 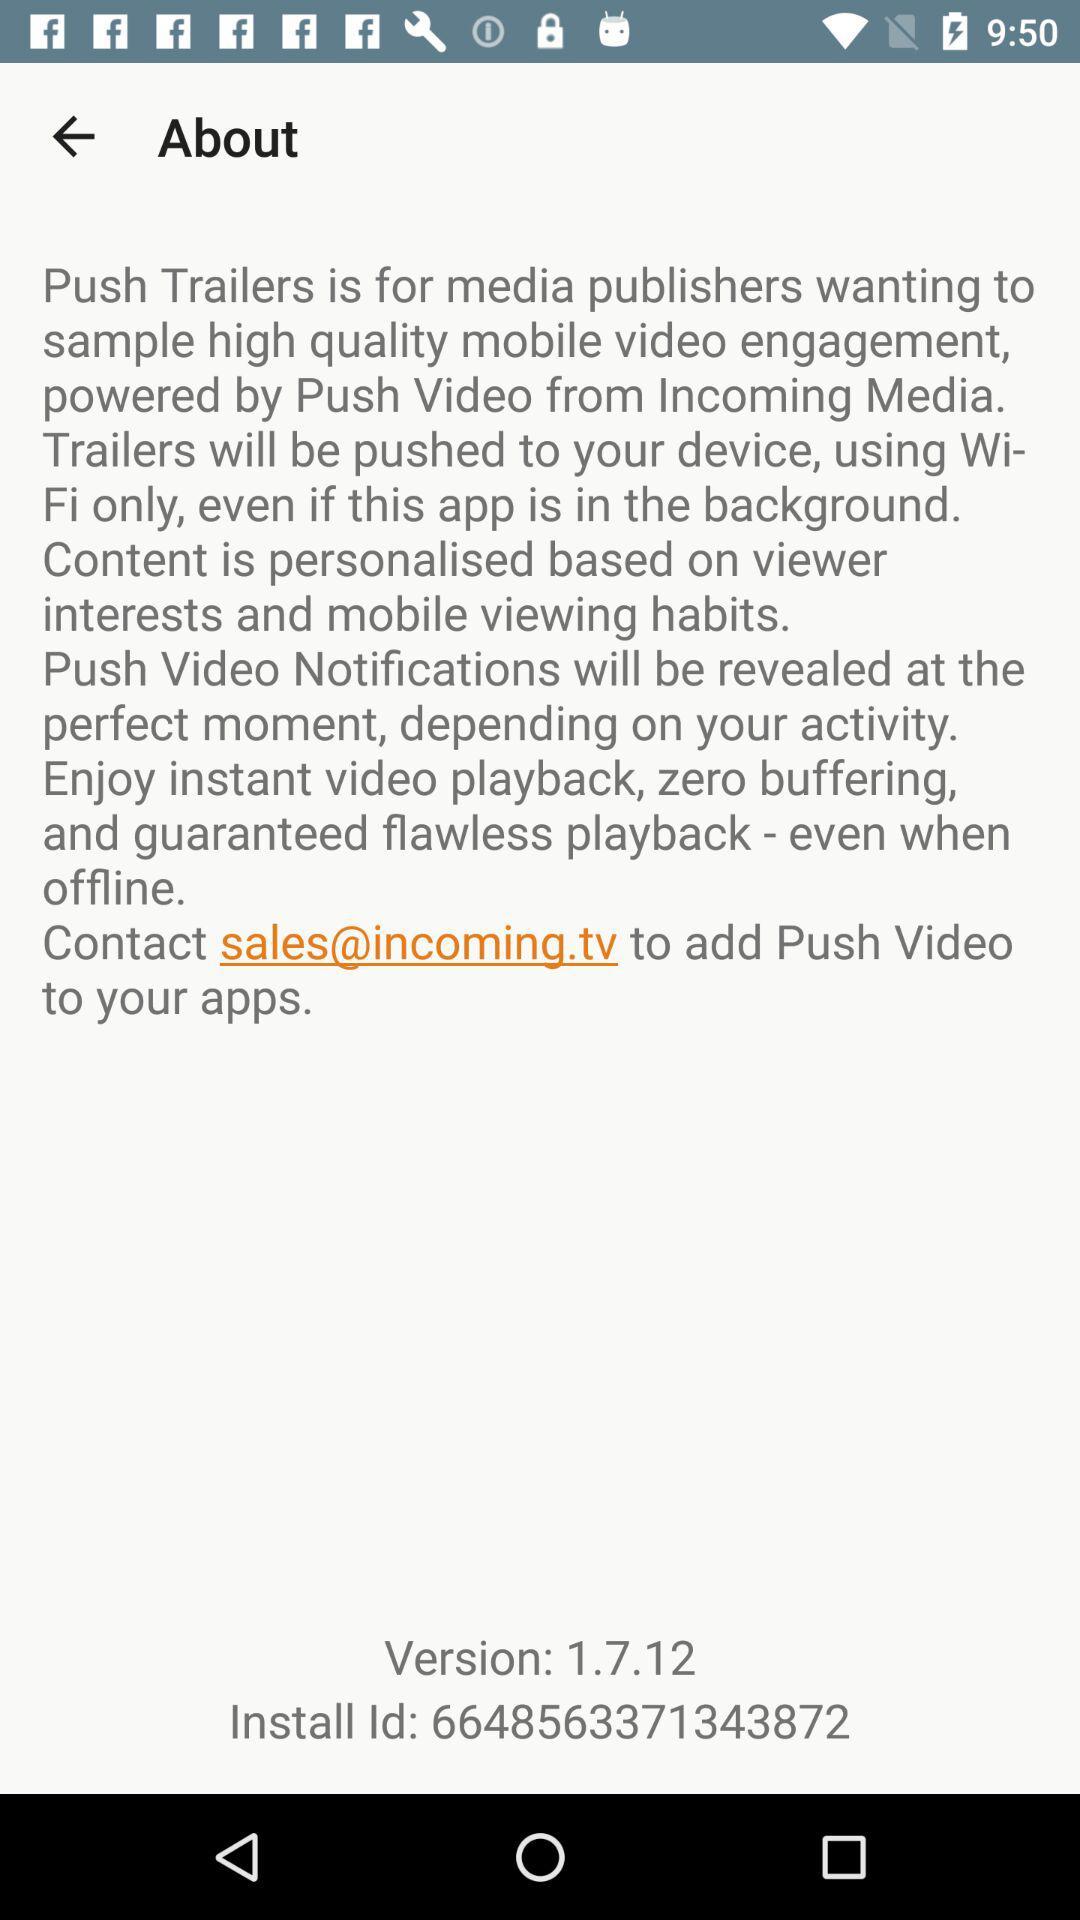 I want to click on the icon above version 1 7 item, so click(x=540, y=638).